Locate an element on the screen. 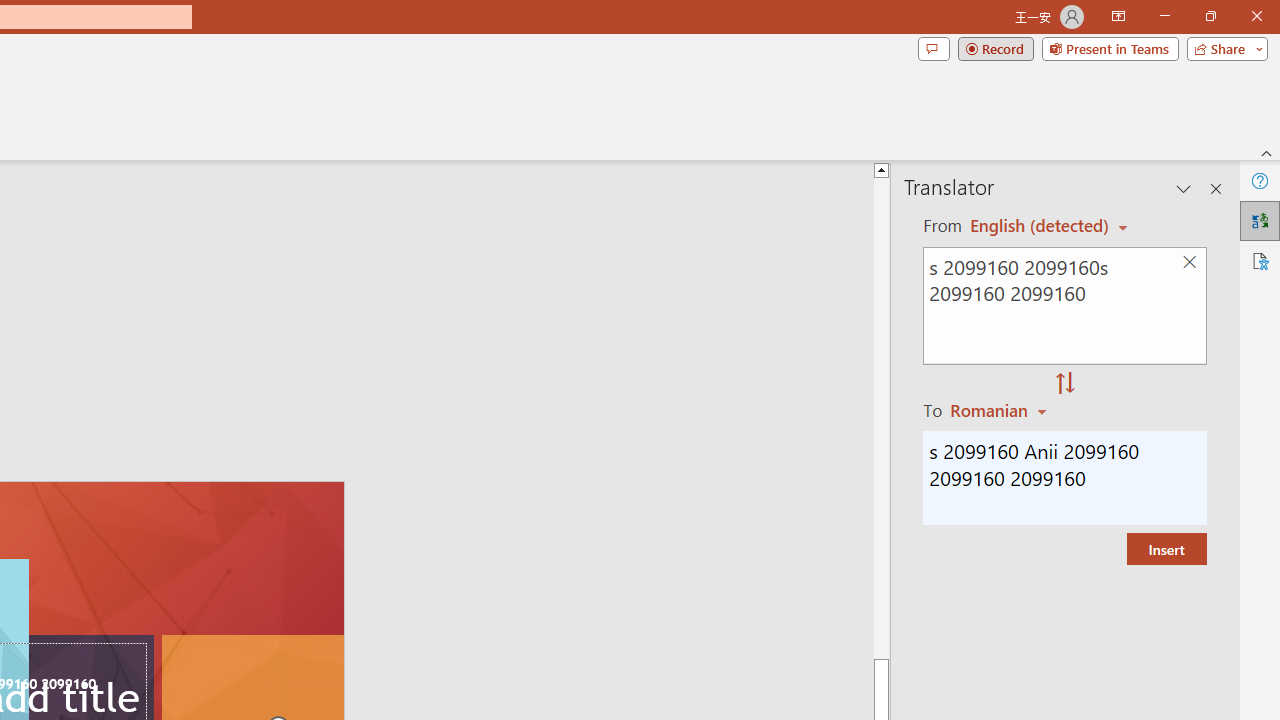  'Swap "from" and "to" languages.' is located at coordinates (1064, 384).